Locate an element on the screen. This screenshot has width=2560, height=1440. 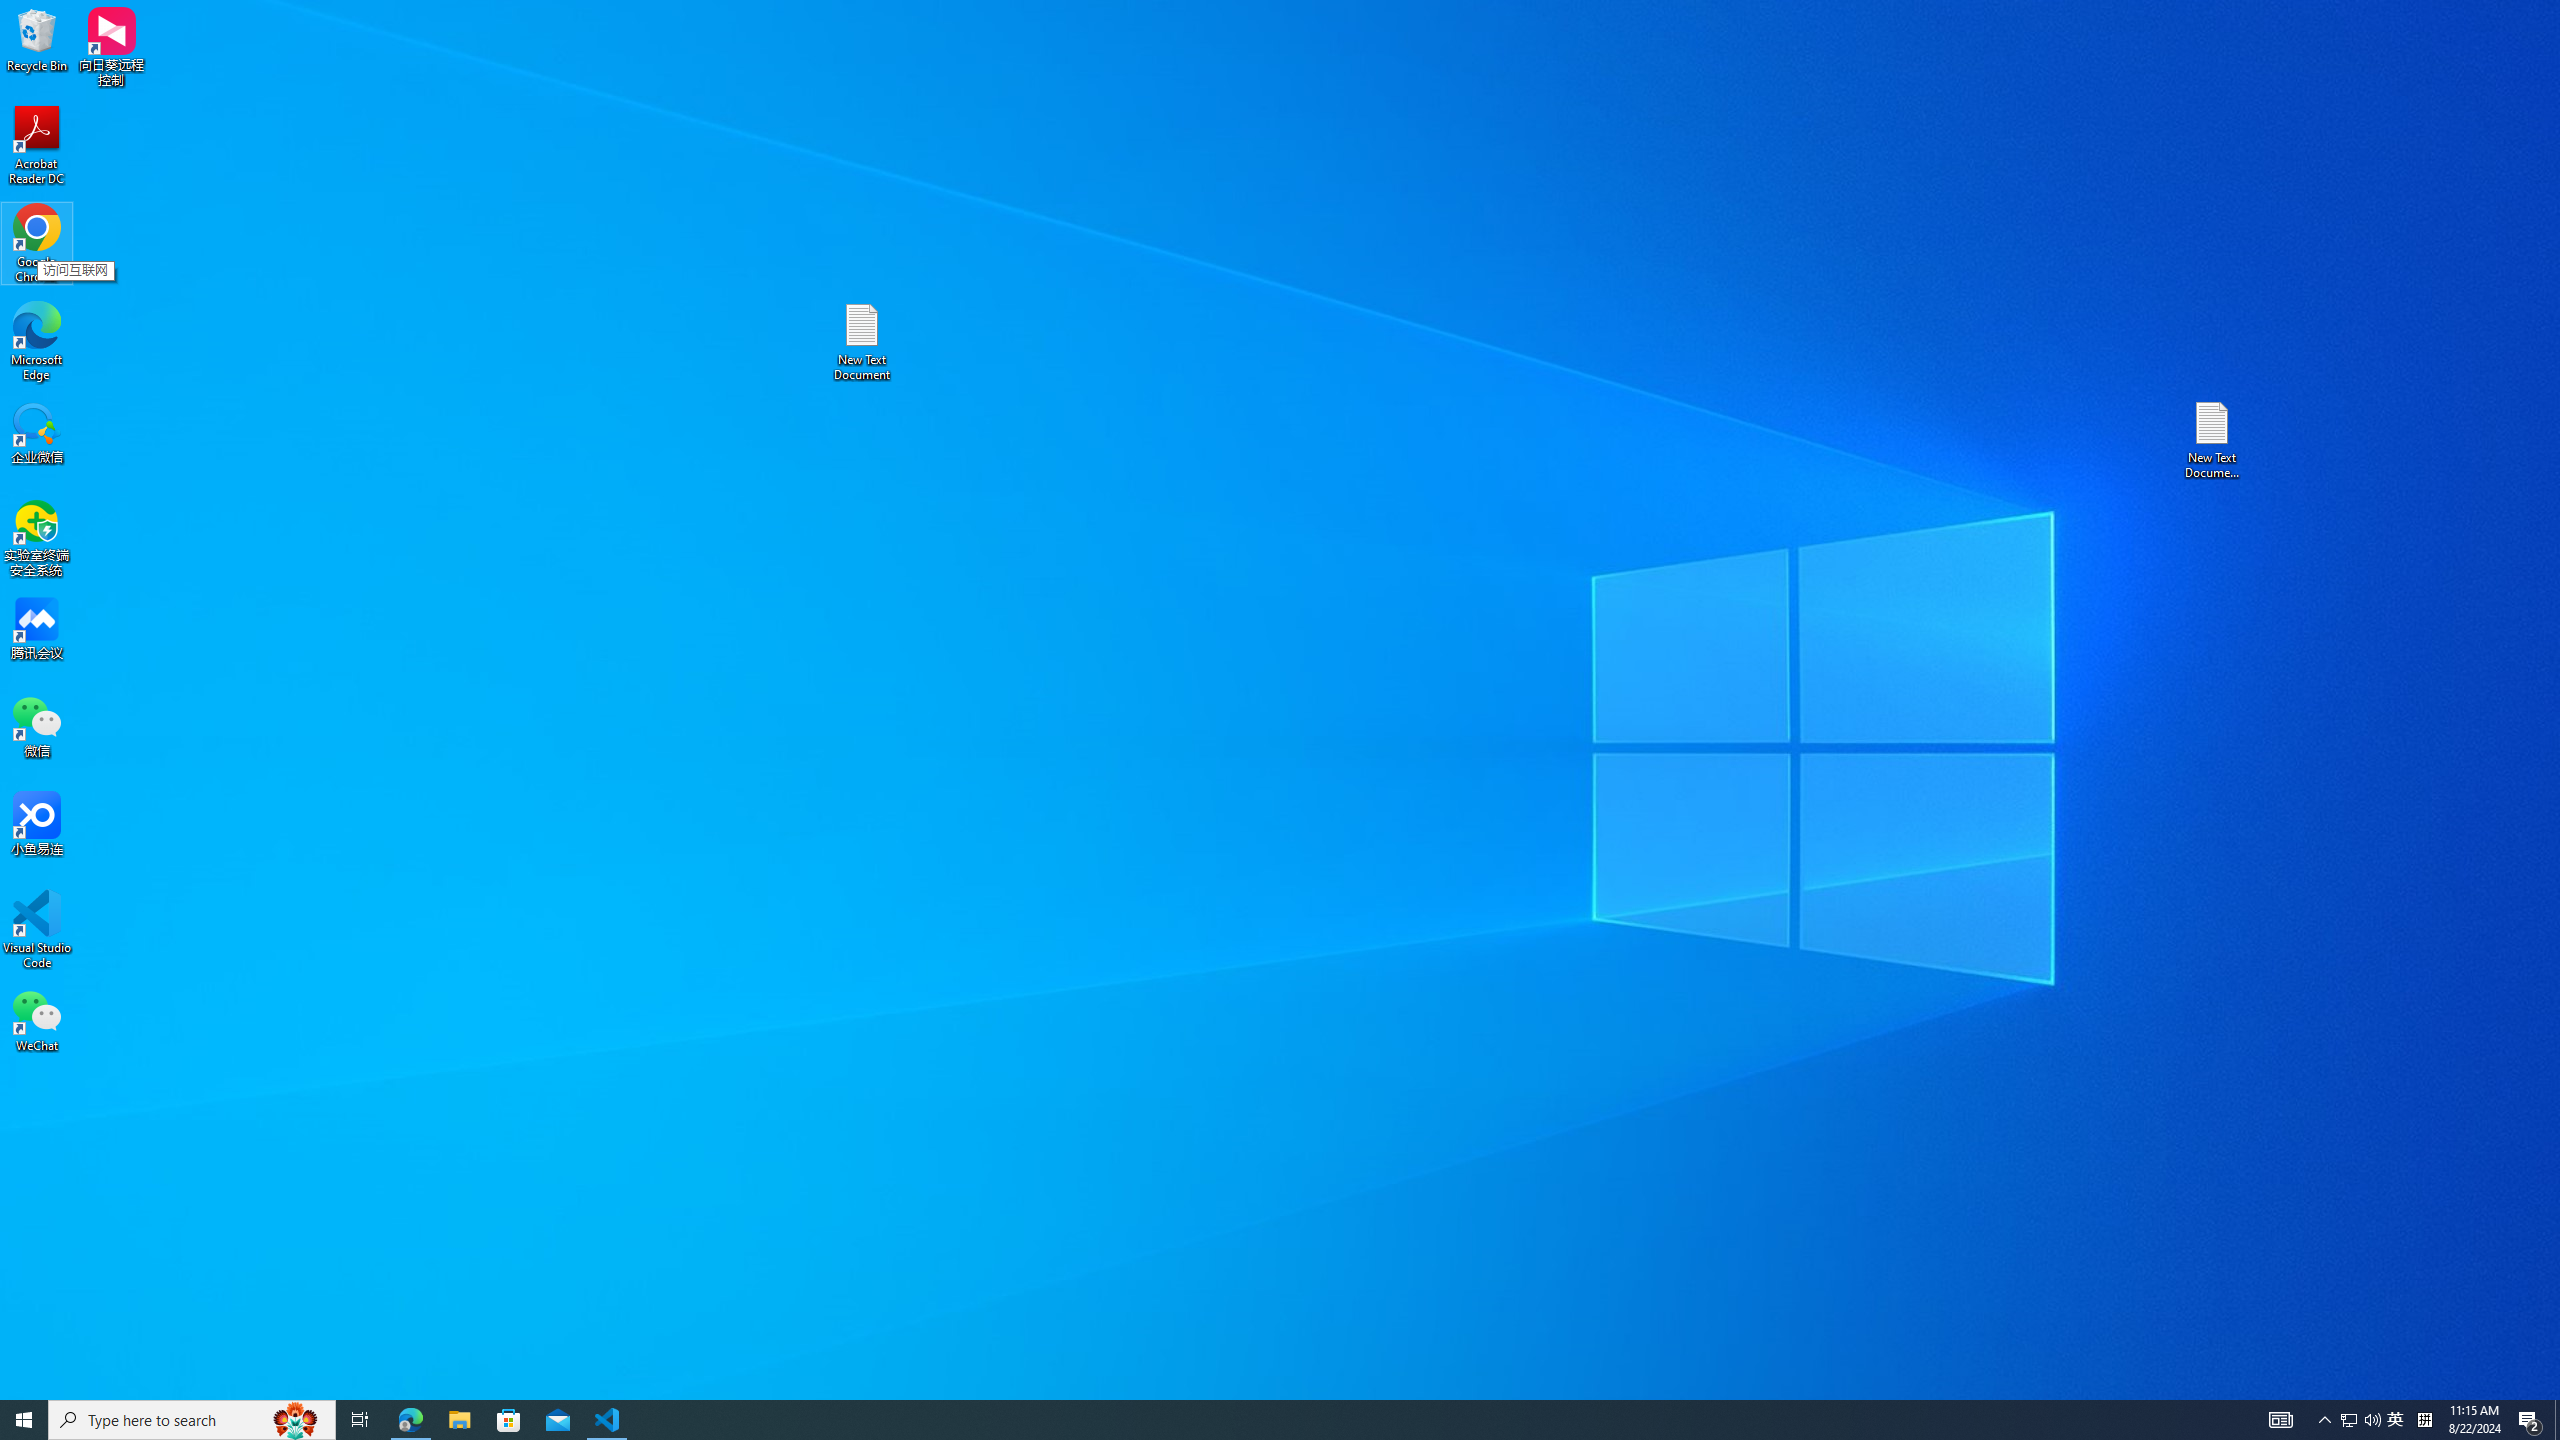
'Action Center, 2 new notifications' is located at coordinates (2530, 1418).